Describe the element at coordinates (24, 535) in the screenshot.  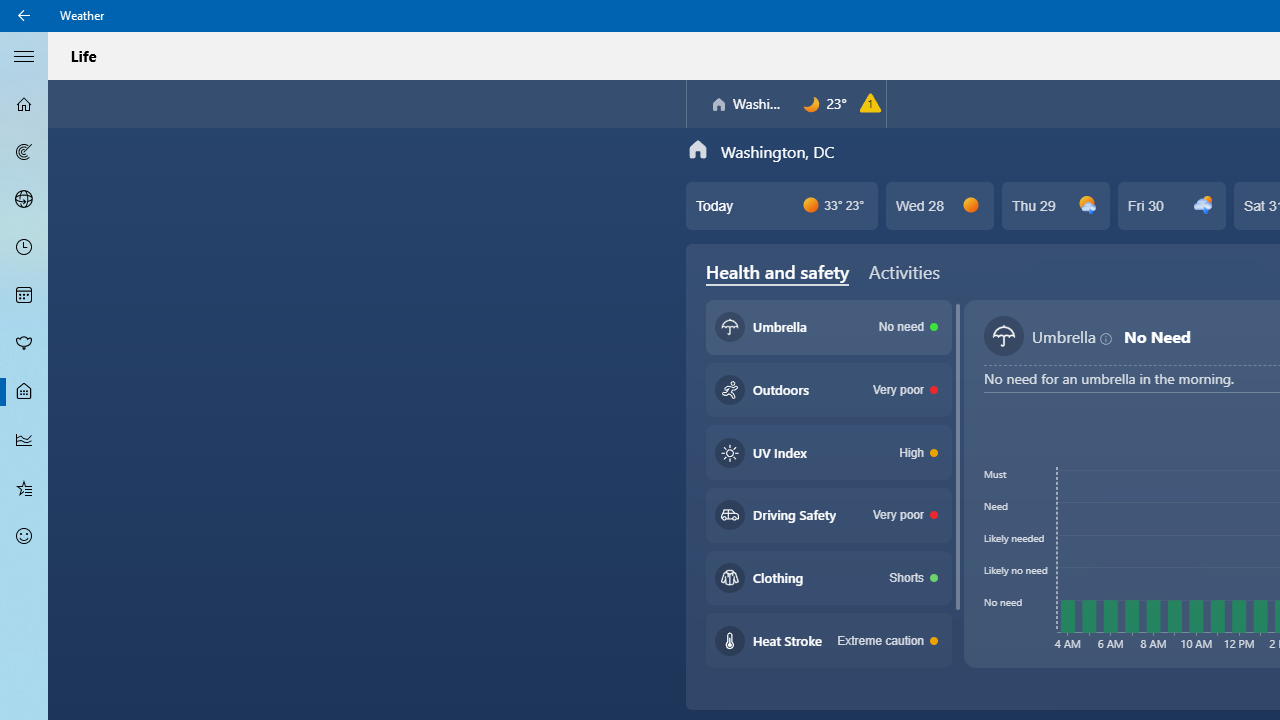
I see `'Send Feedback - Not Selected'` at that location.